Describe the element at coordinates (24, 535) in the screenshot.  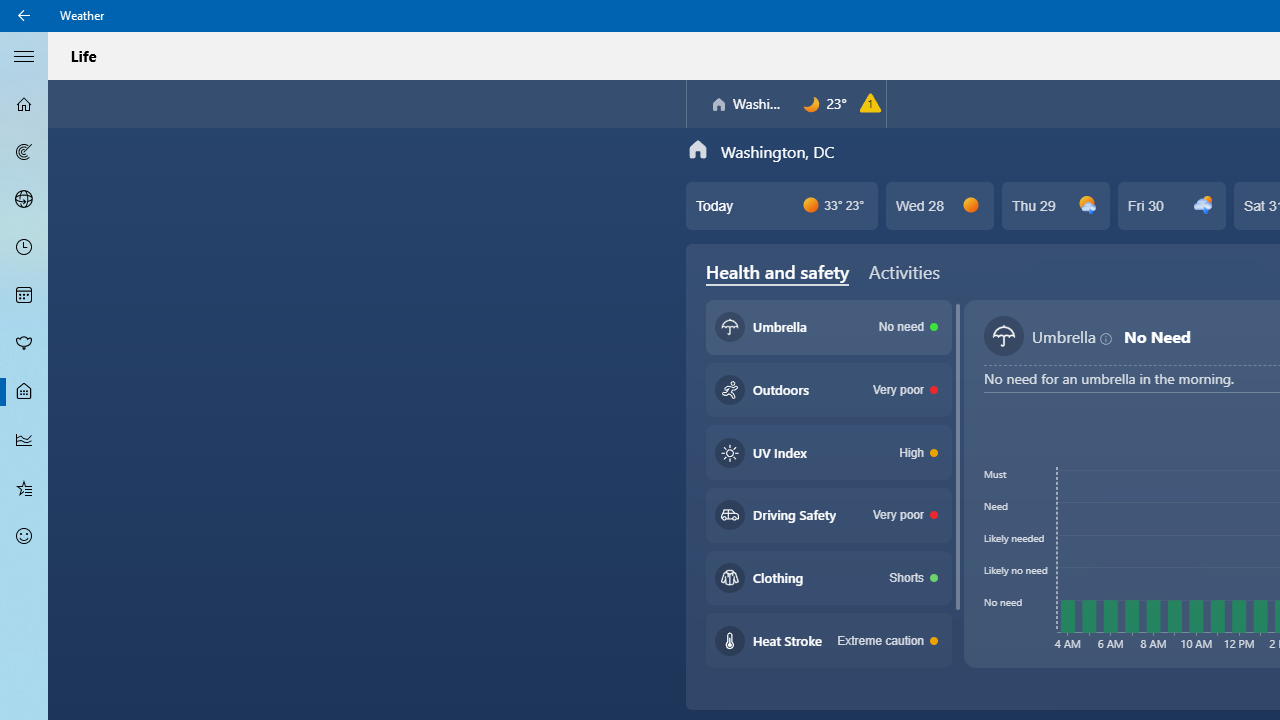
I see `'Send Feedback - Not Selected'` at that location.